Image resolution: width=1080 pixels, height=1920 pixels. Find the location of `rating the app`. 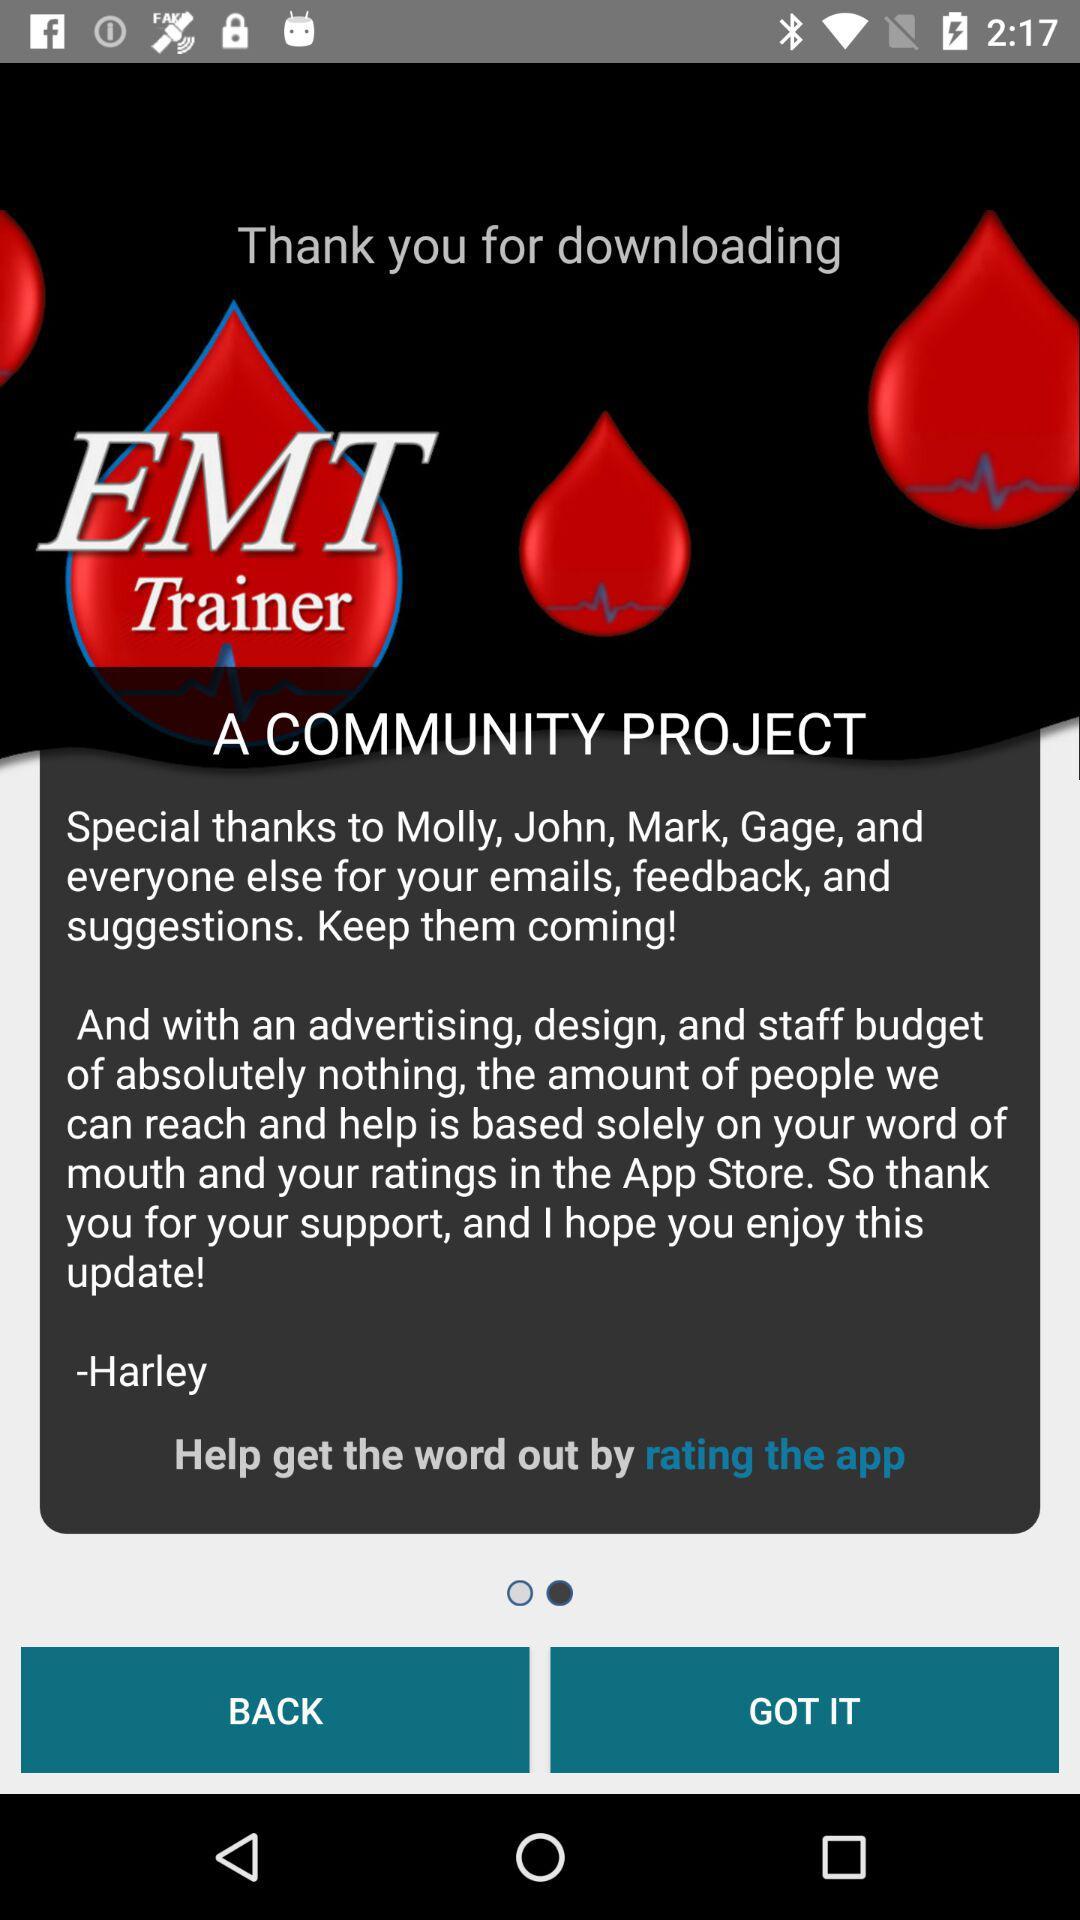

rating the app is located at coordinates (774, 1452).